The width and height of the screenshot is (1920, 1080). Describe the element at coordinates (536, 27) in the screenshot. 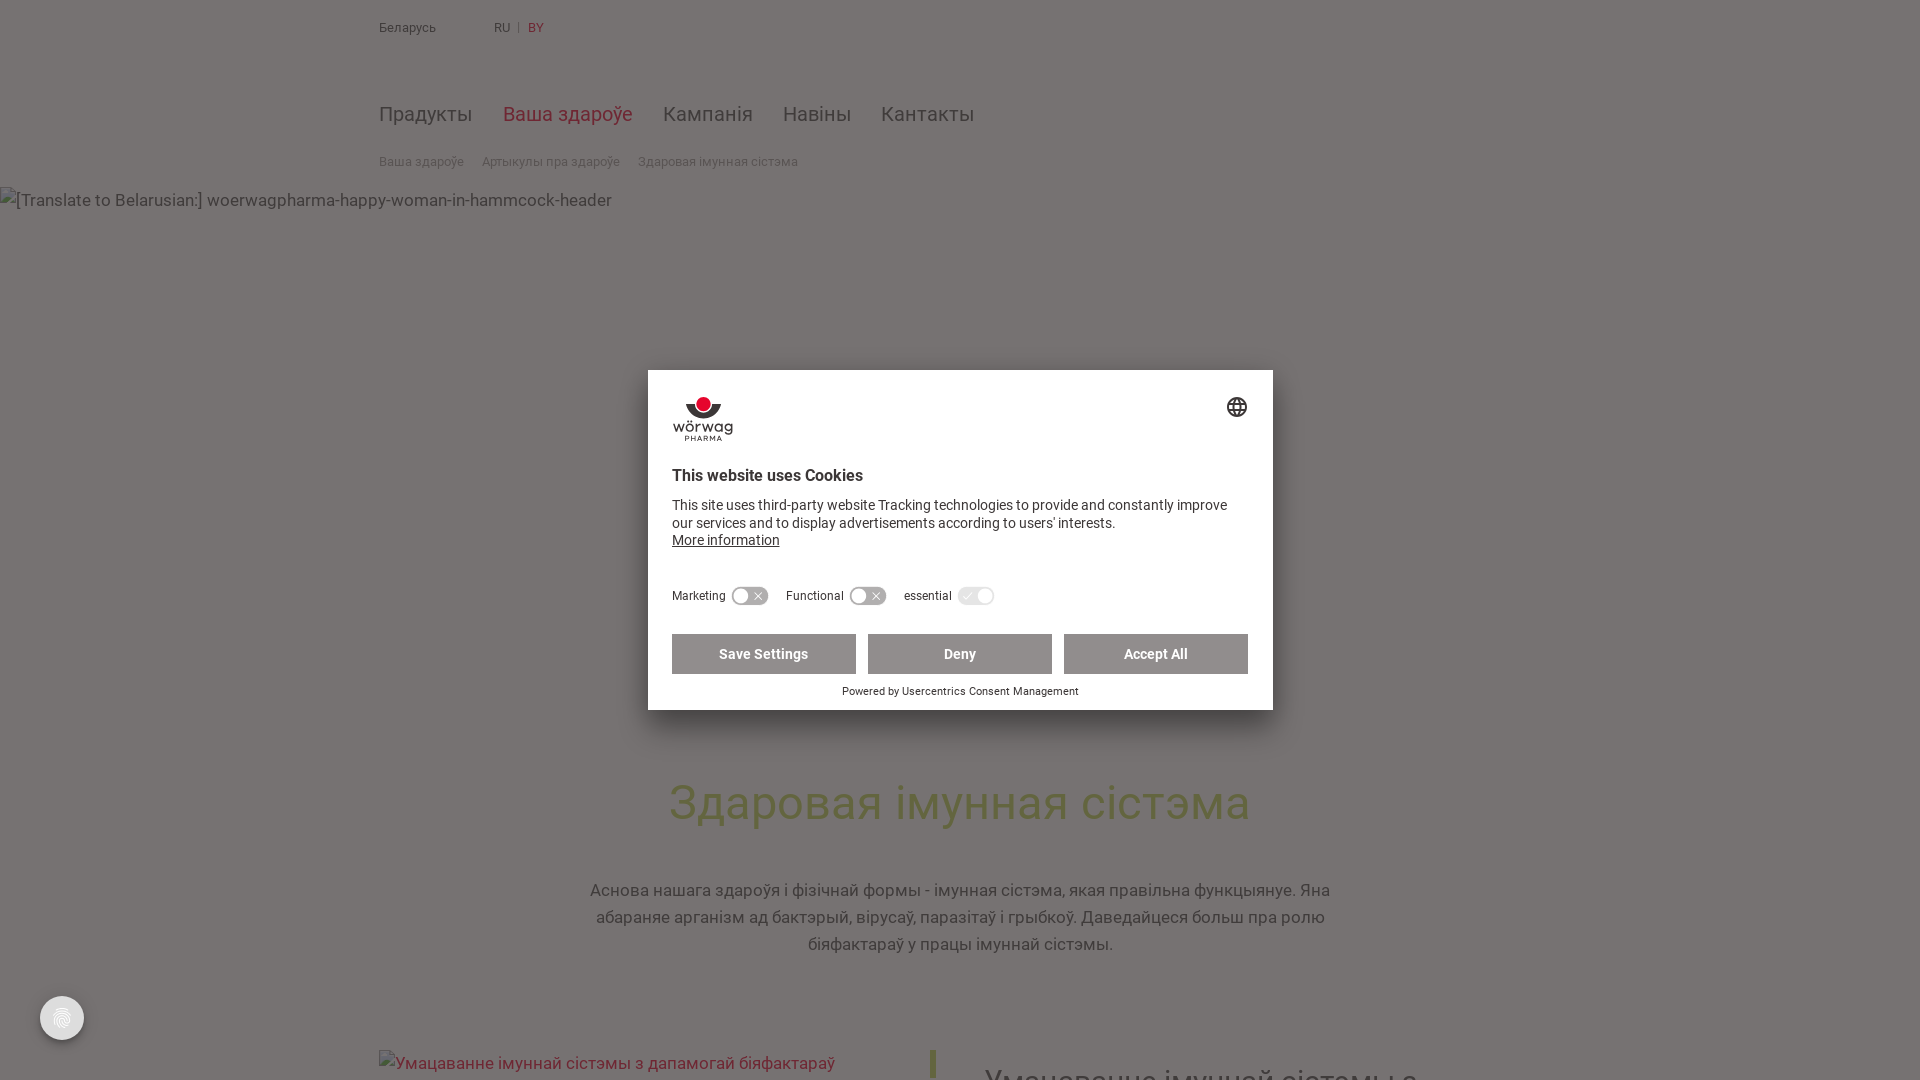

I see `'BY'` at that location.